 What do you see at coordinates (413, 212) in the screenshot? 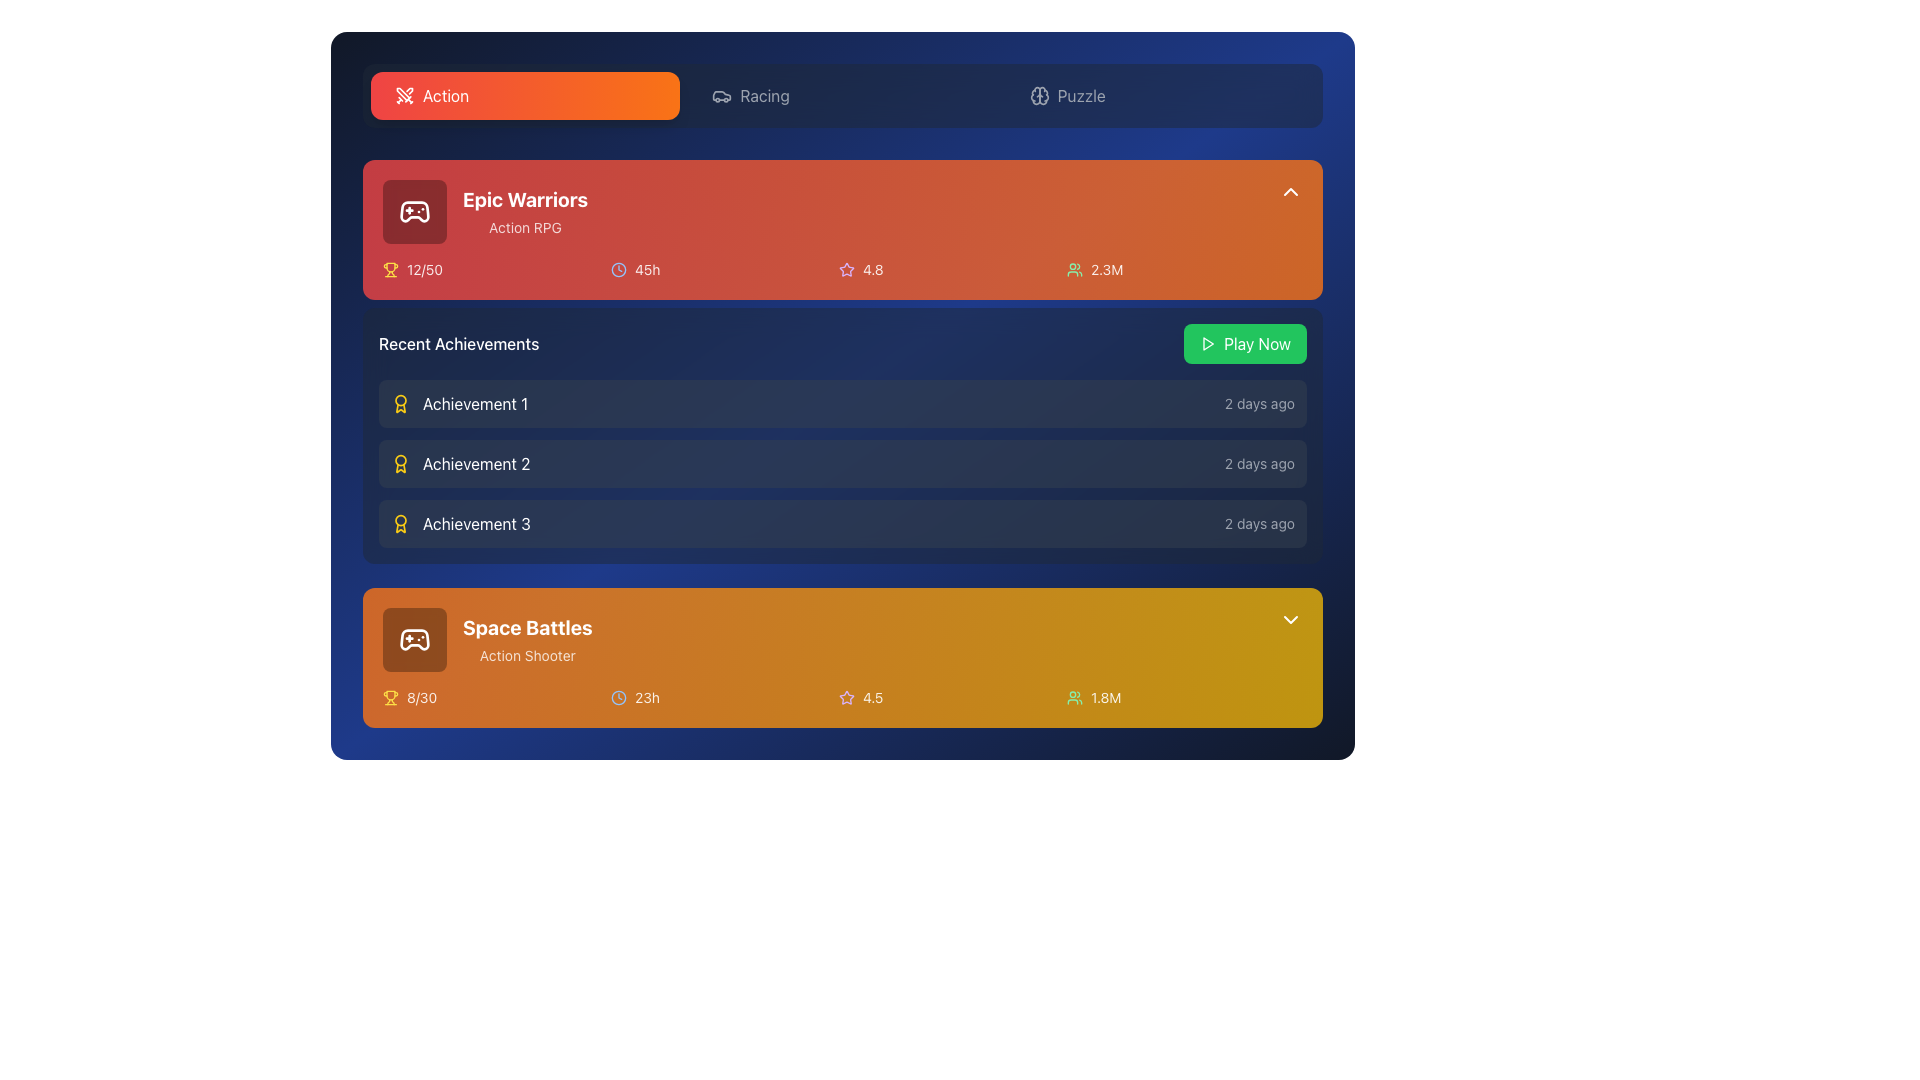
I see `the gaming-related icon located at the bottom of the 'Epic Warriors' card in the top-left quarter of the interface` at bounding box center [413, 212].